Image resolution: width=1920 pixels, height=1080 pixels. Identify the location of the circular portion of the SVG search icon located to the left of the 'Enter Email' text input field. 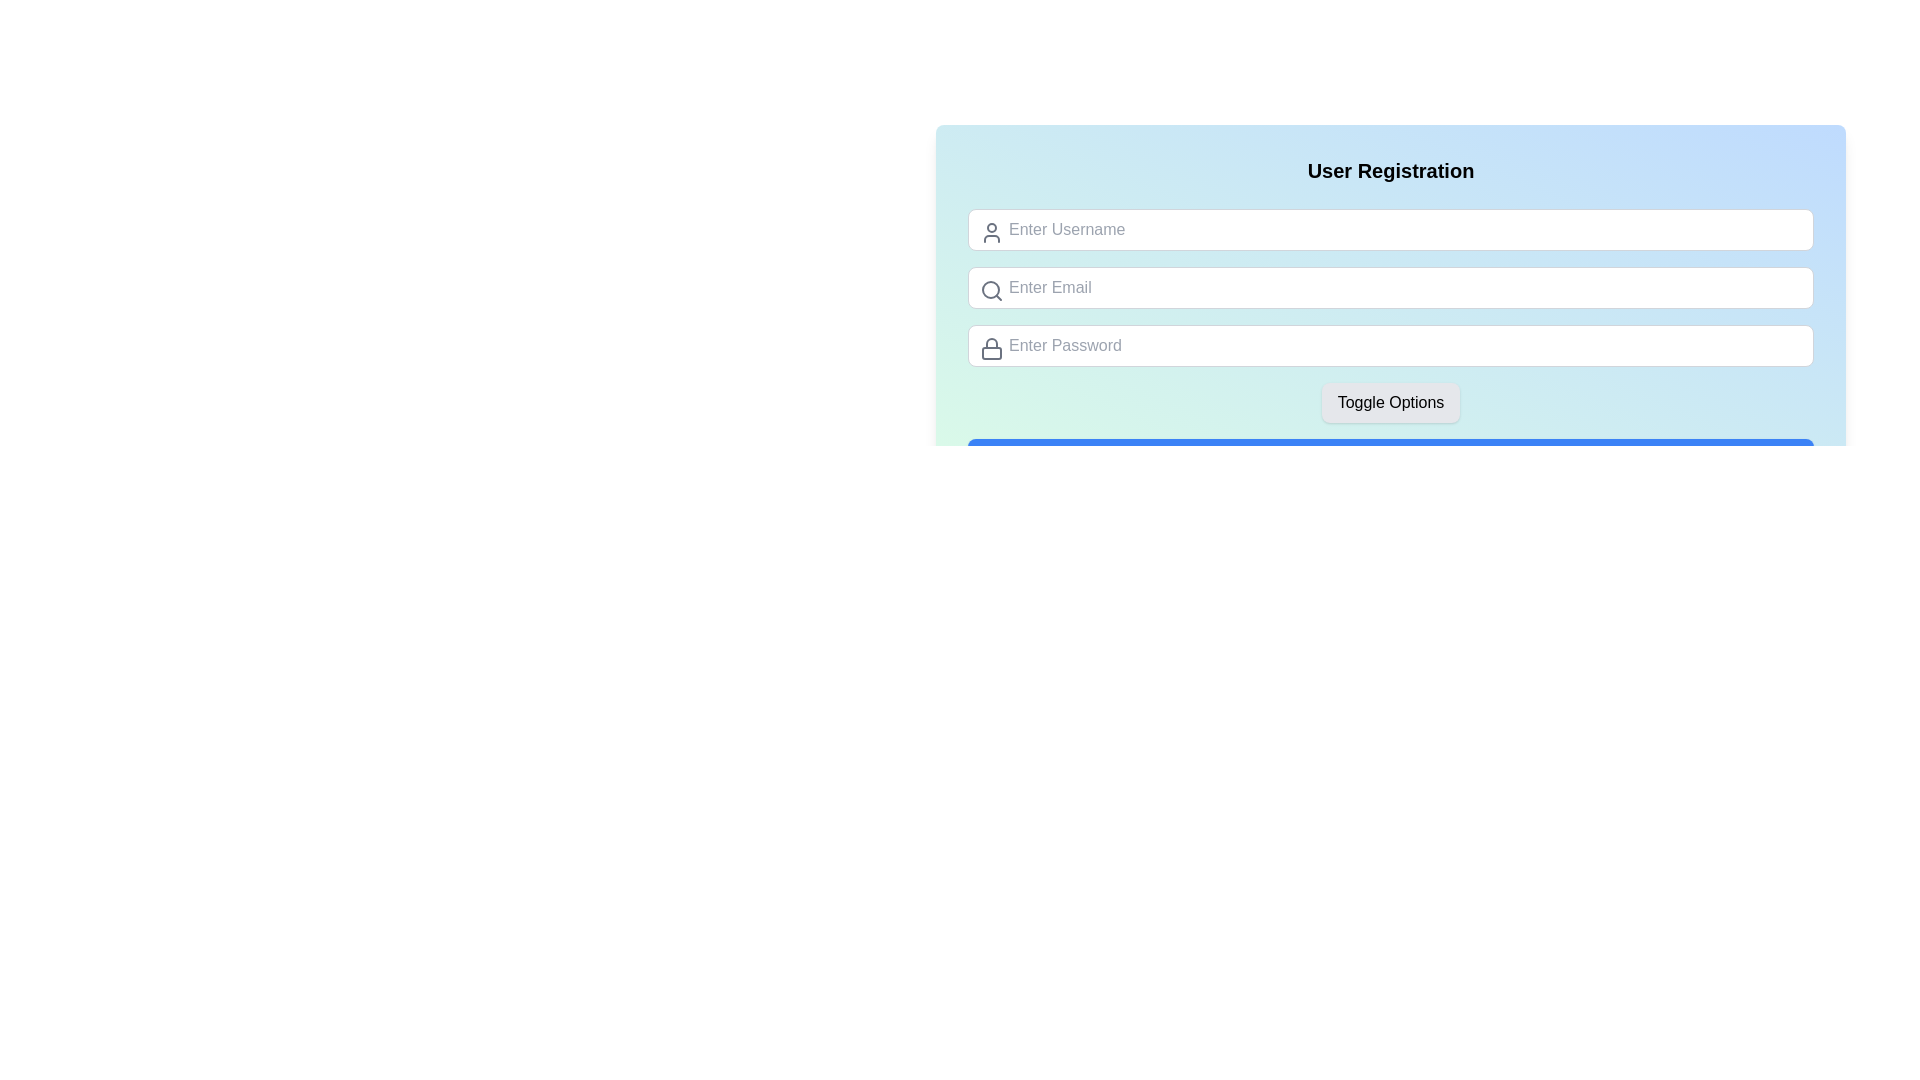
(990, 289).